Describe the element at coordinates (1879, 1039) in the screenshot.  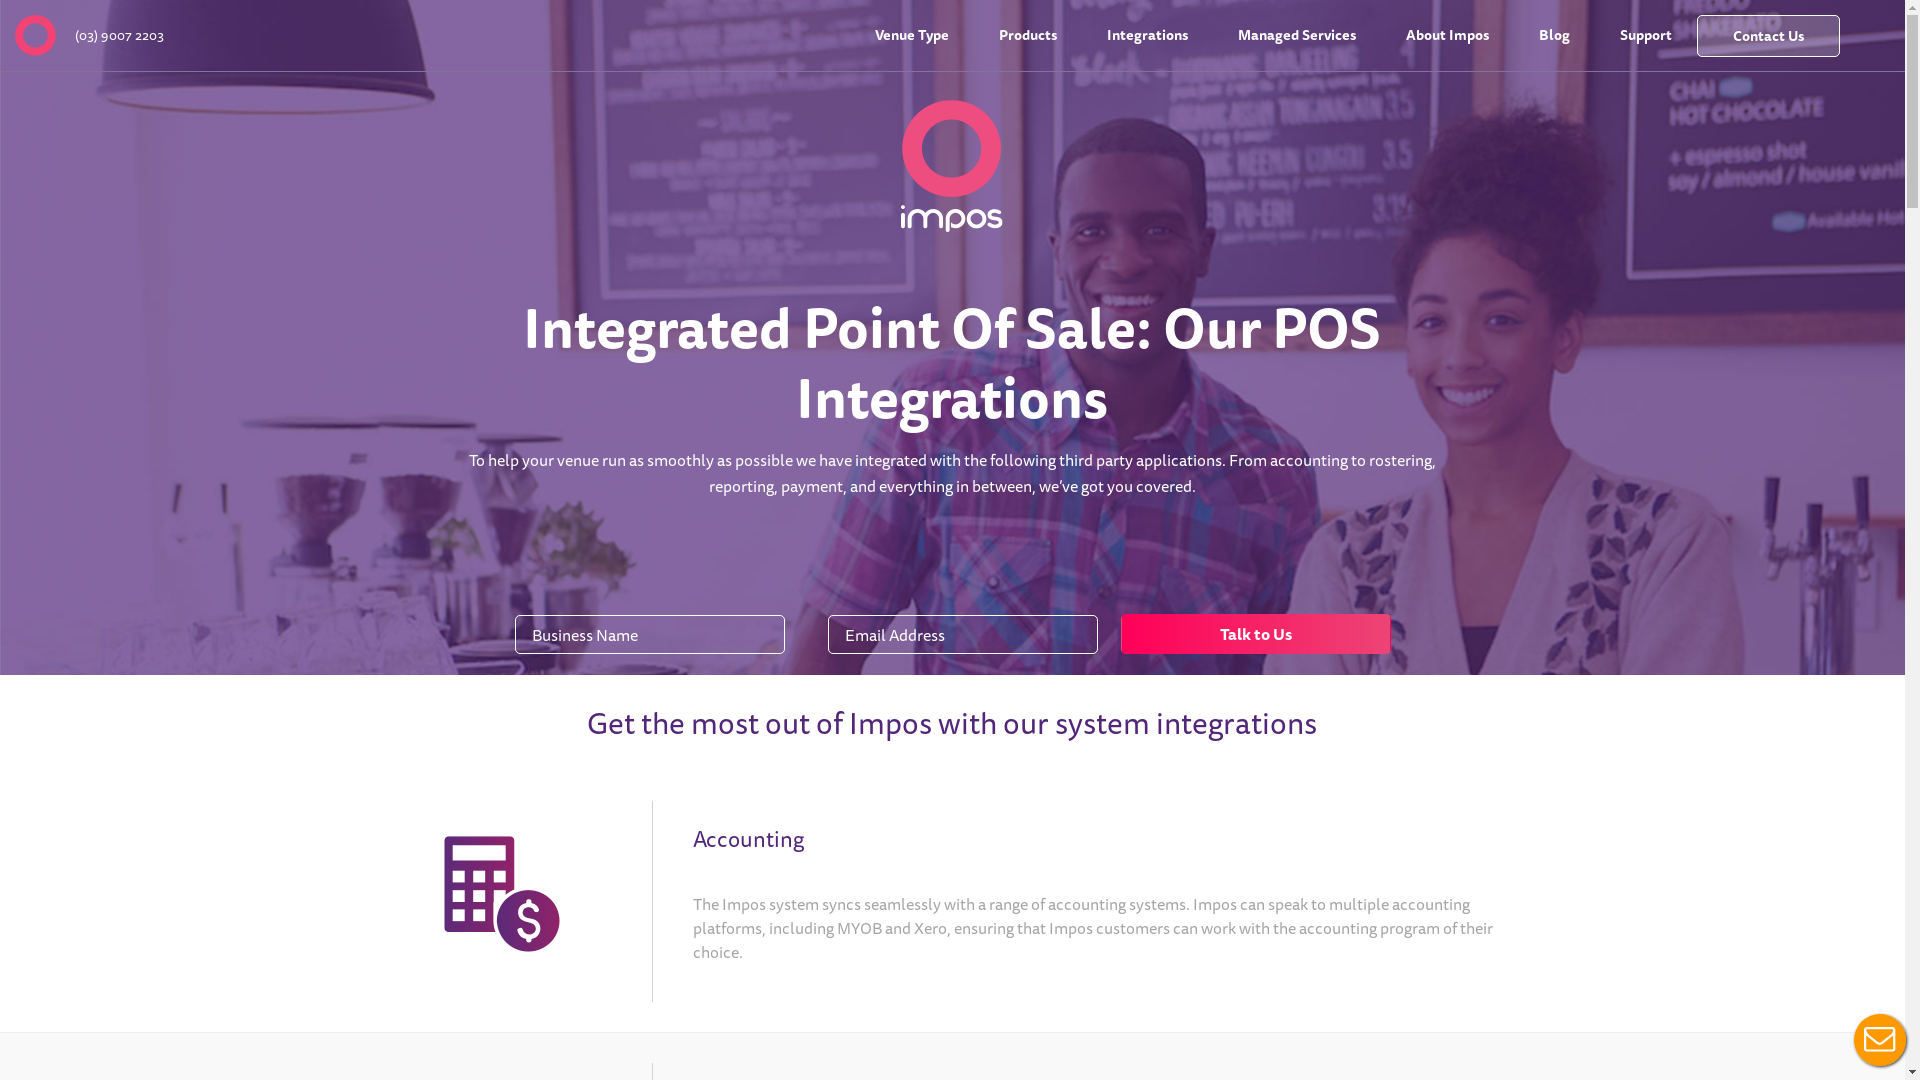
I see `'Live Chat Button'` at that location.